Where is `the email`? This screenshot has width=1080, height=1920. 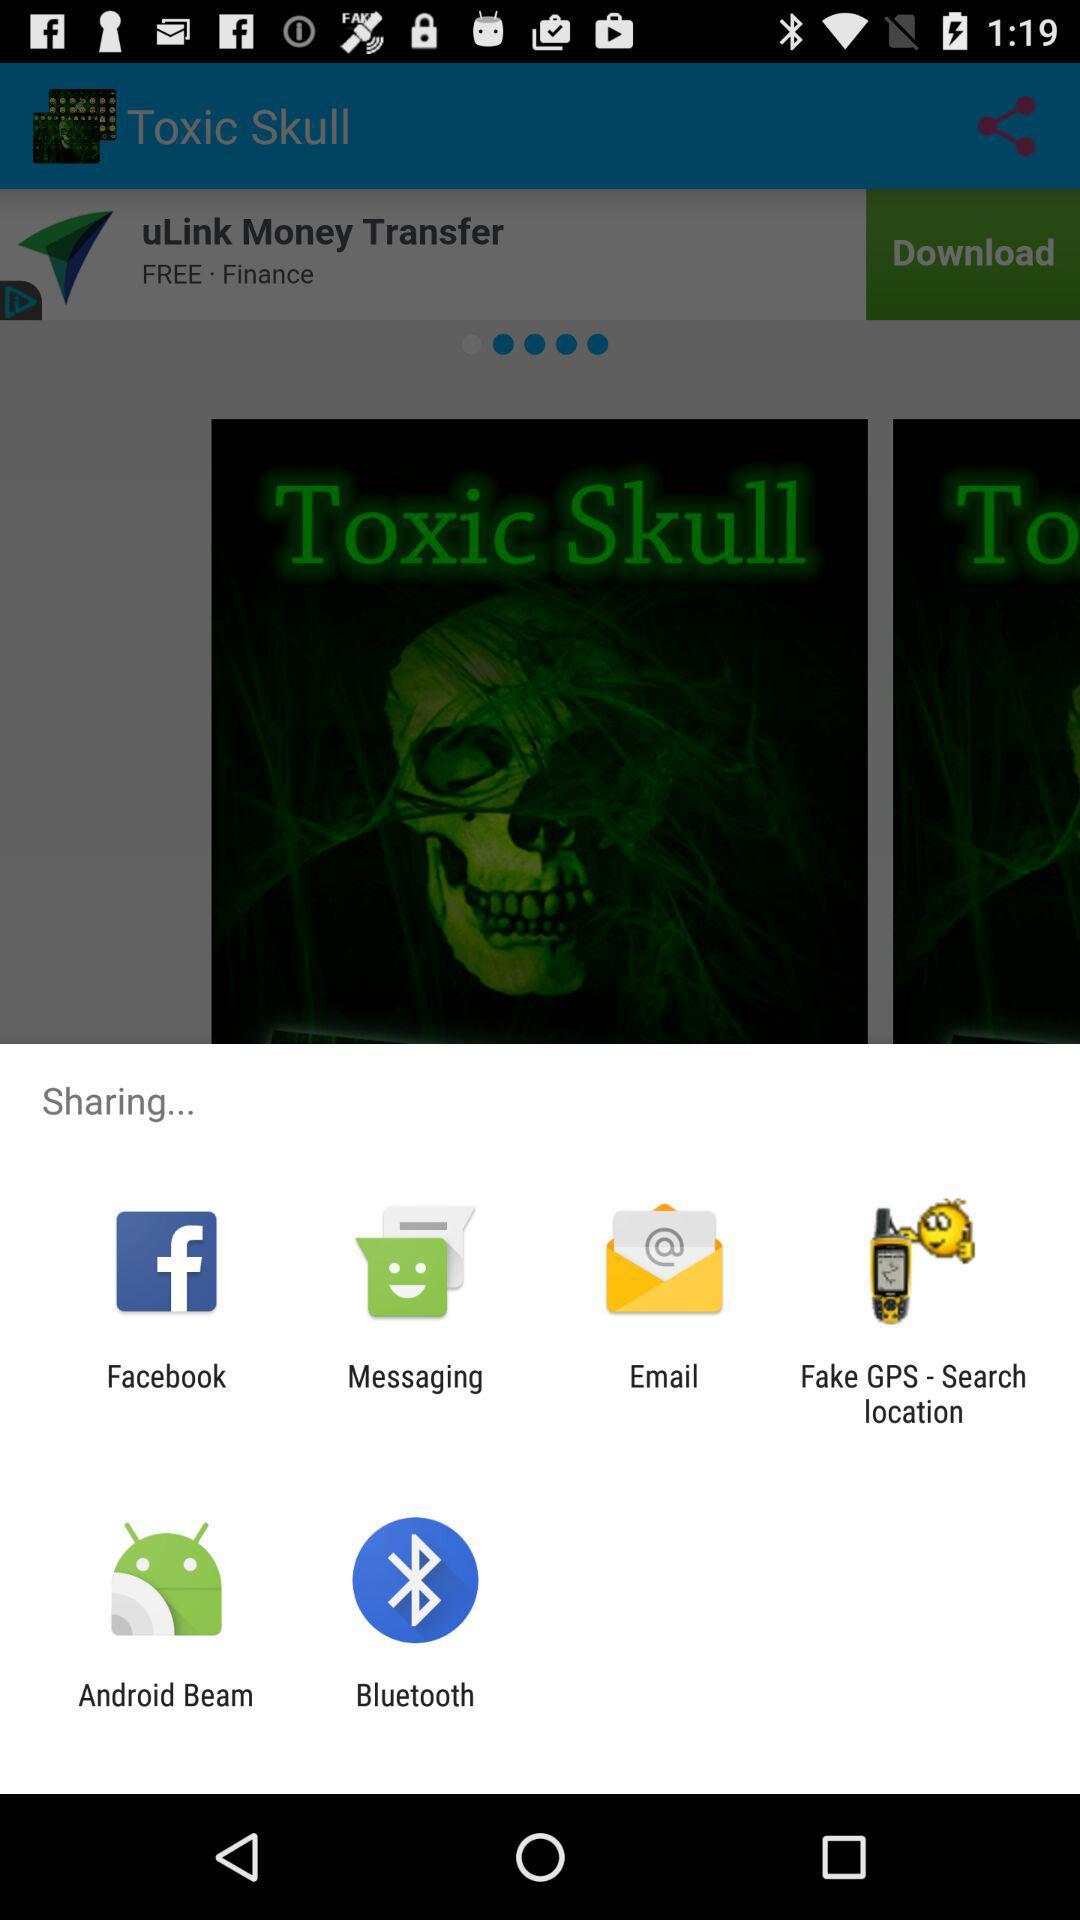 the email is located at coordinates (664, 1392).